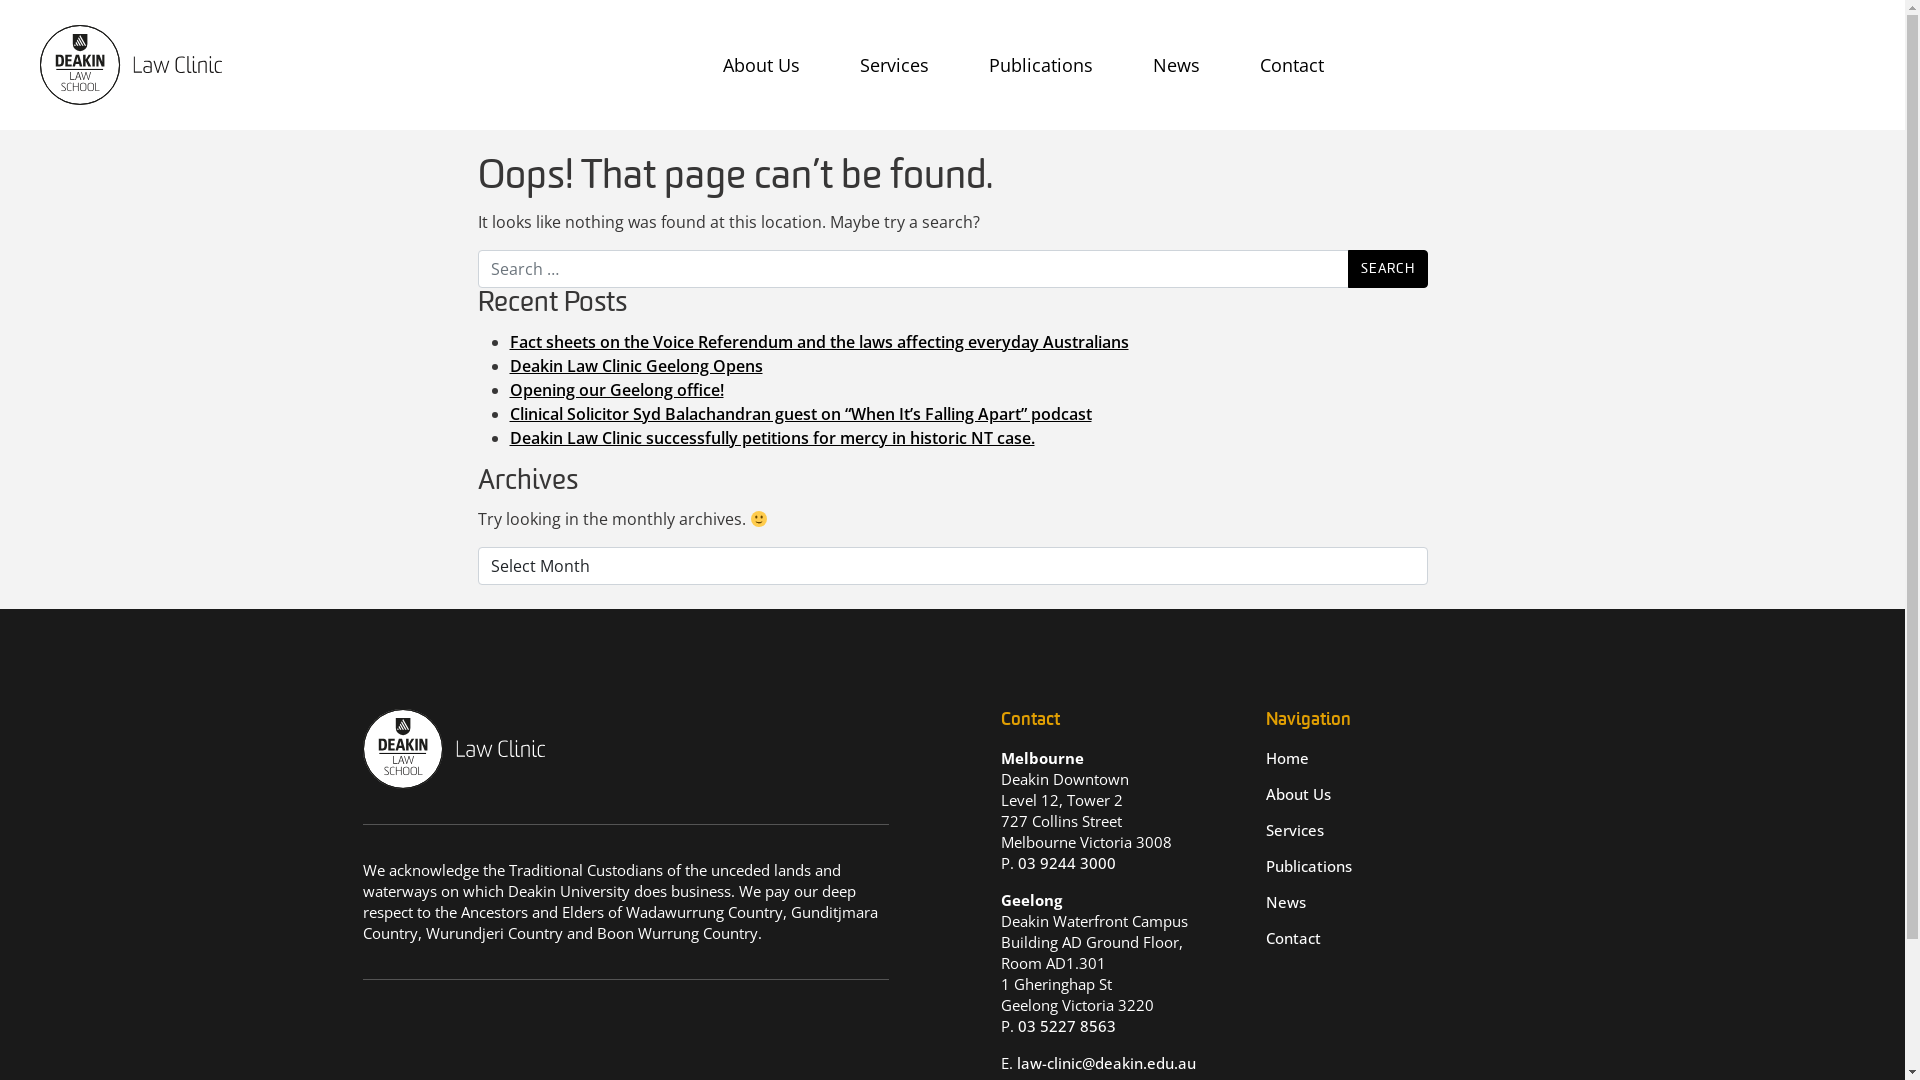 The image size is (1920, 1080). What do you see at coordinates (1386, 268) in the screenshot?
I see `'Search'` at bounding box center [1386, 268].